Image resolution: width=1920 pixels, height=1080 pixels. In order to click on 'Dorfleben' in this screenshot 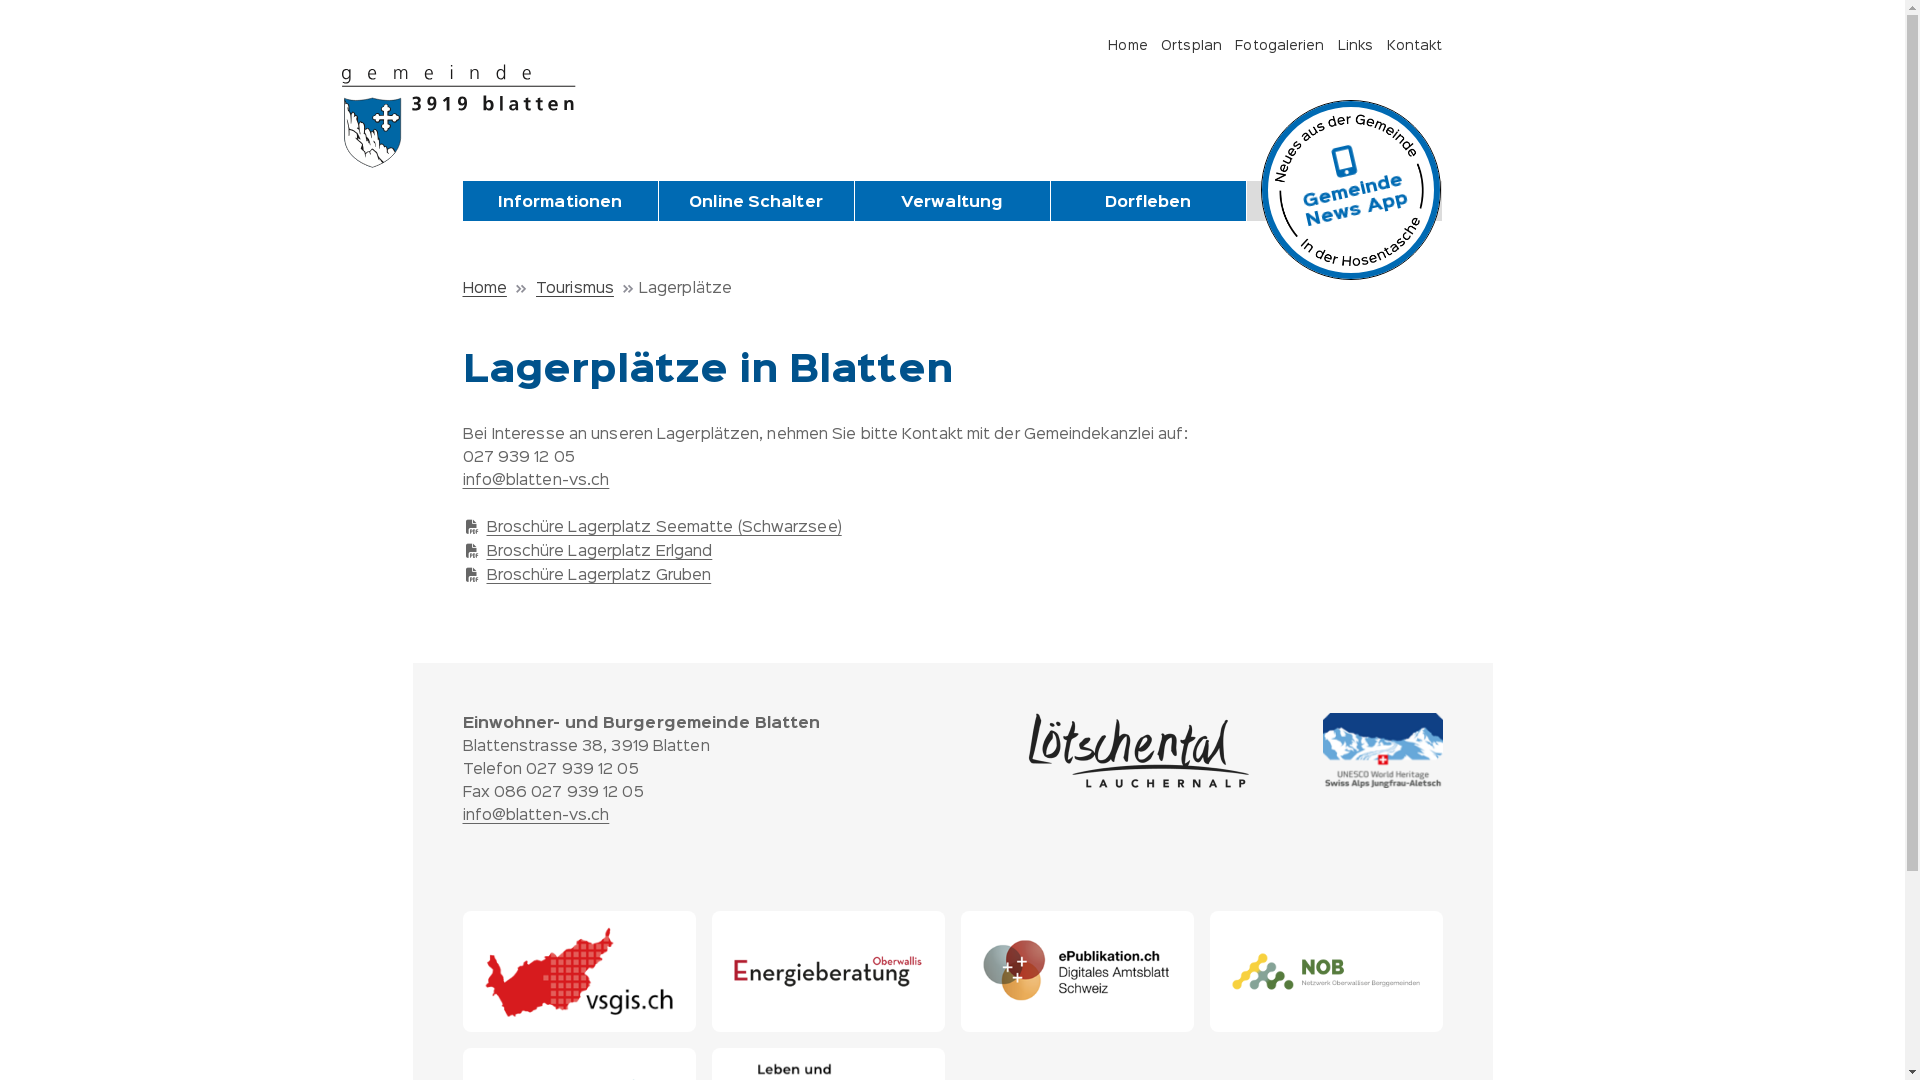, I will do `click(1147, 203)`.